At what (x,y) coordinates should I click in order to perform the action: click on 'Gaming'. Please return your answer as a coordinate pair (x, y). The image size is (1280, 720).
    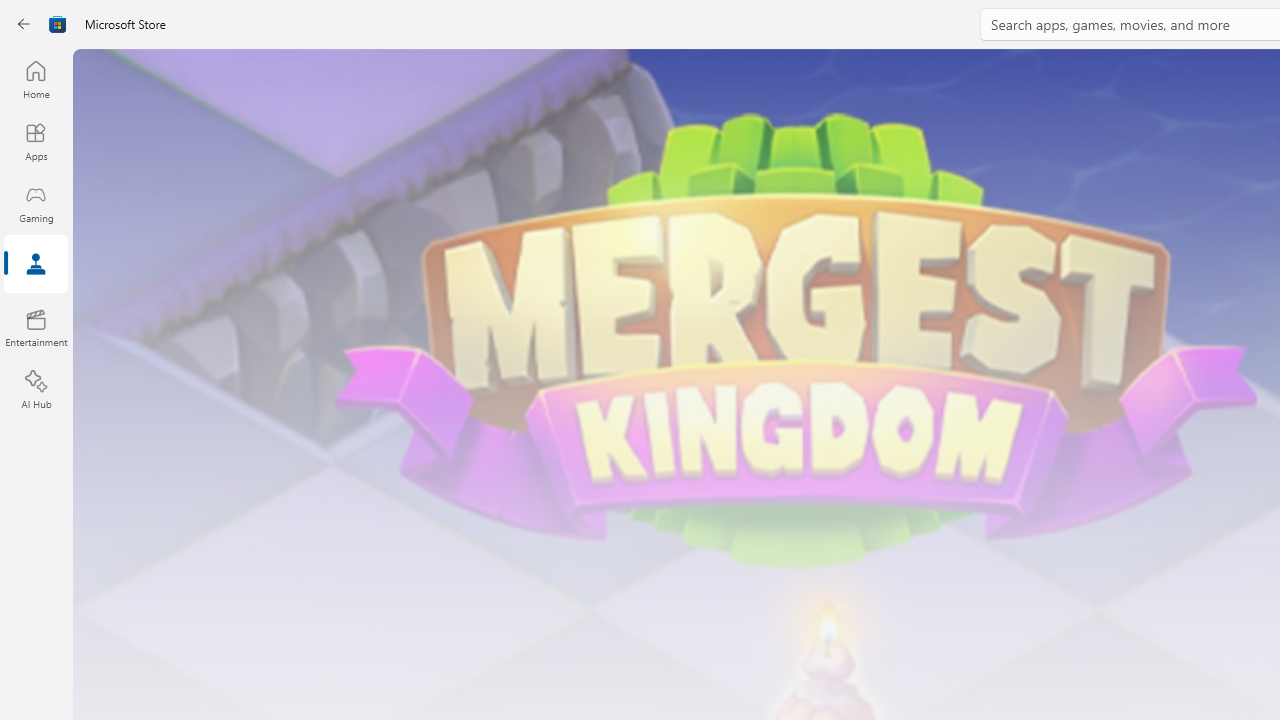
    Looking at the image, I should click on (35, 203).